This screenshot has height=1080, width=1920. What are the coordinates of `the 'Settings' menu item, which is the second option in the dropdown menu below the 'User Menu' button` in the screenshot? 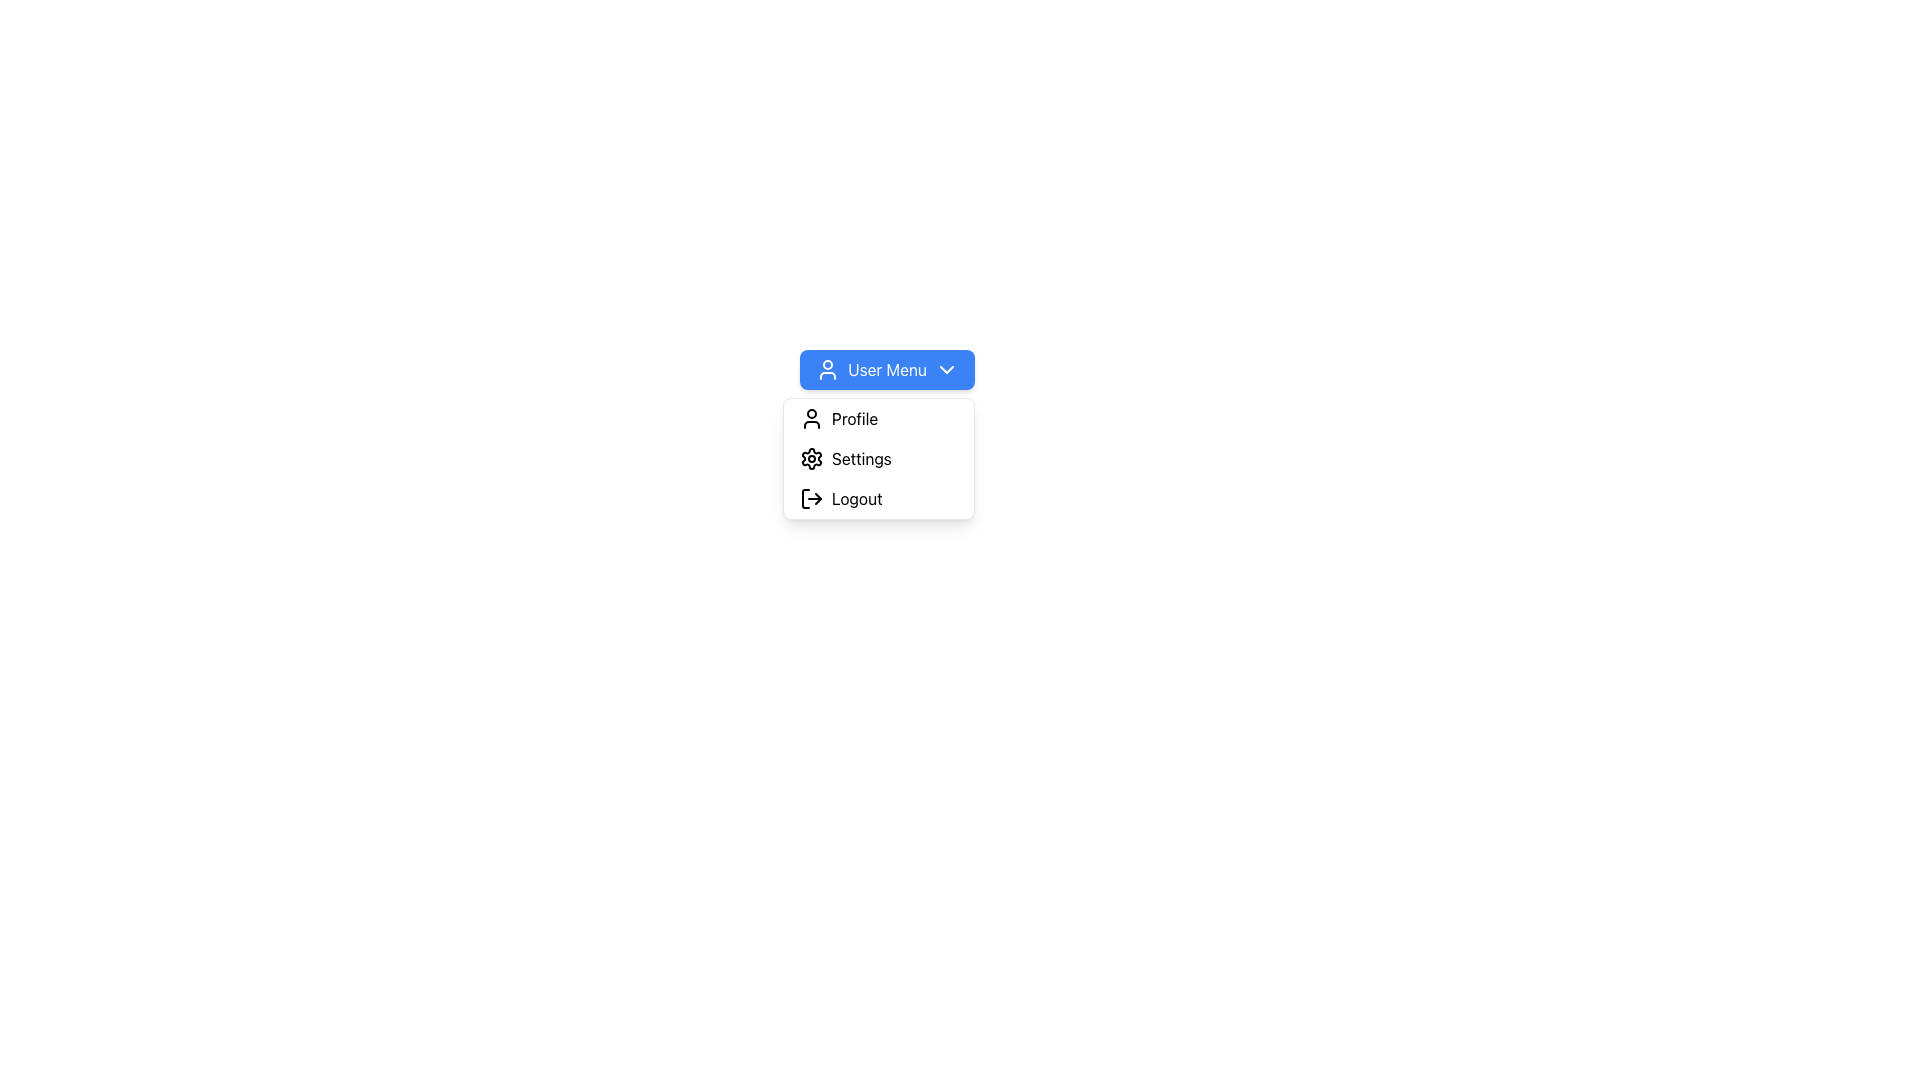 It's located at (878, 459).